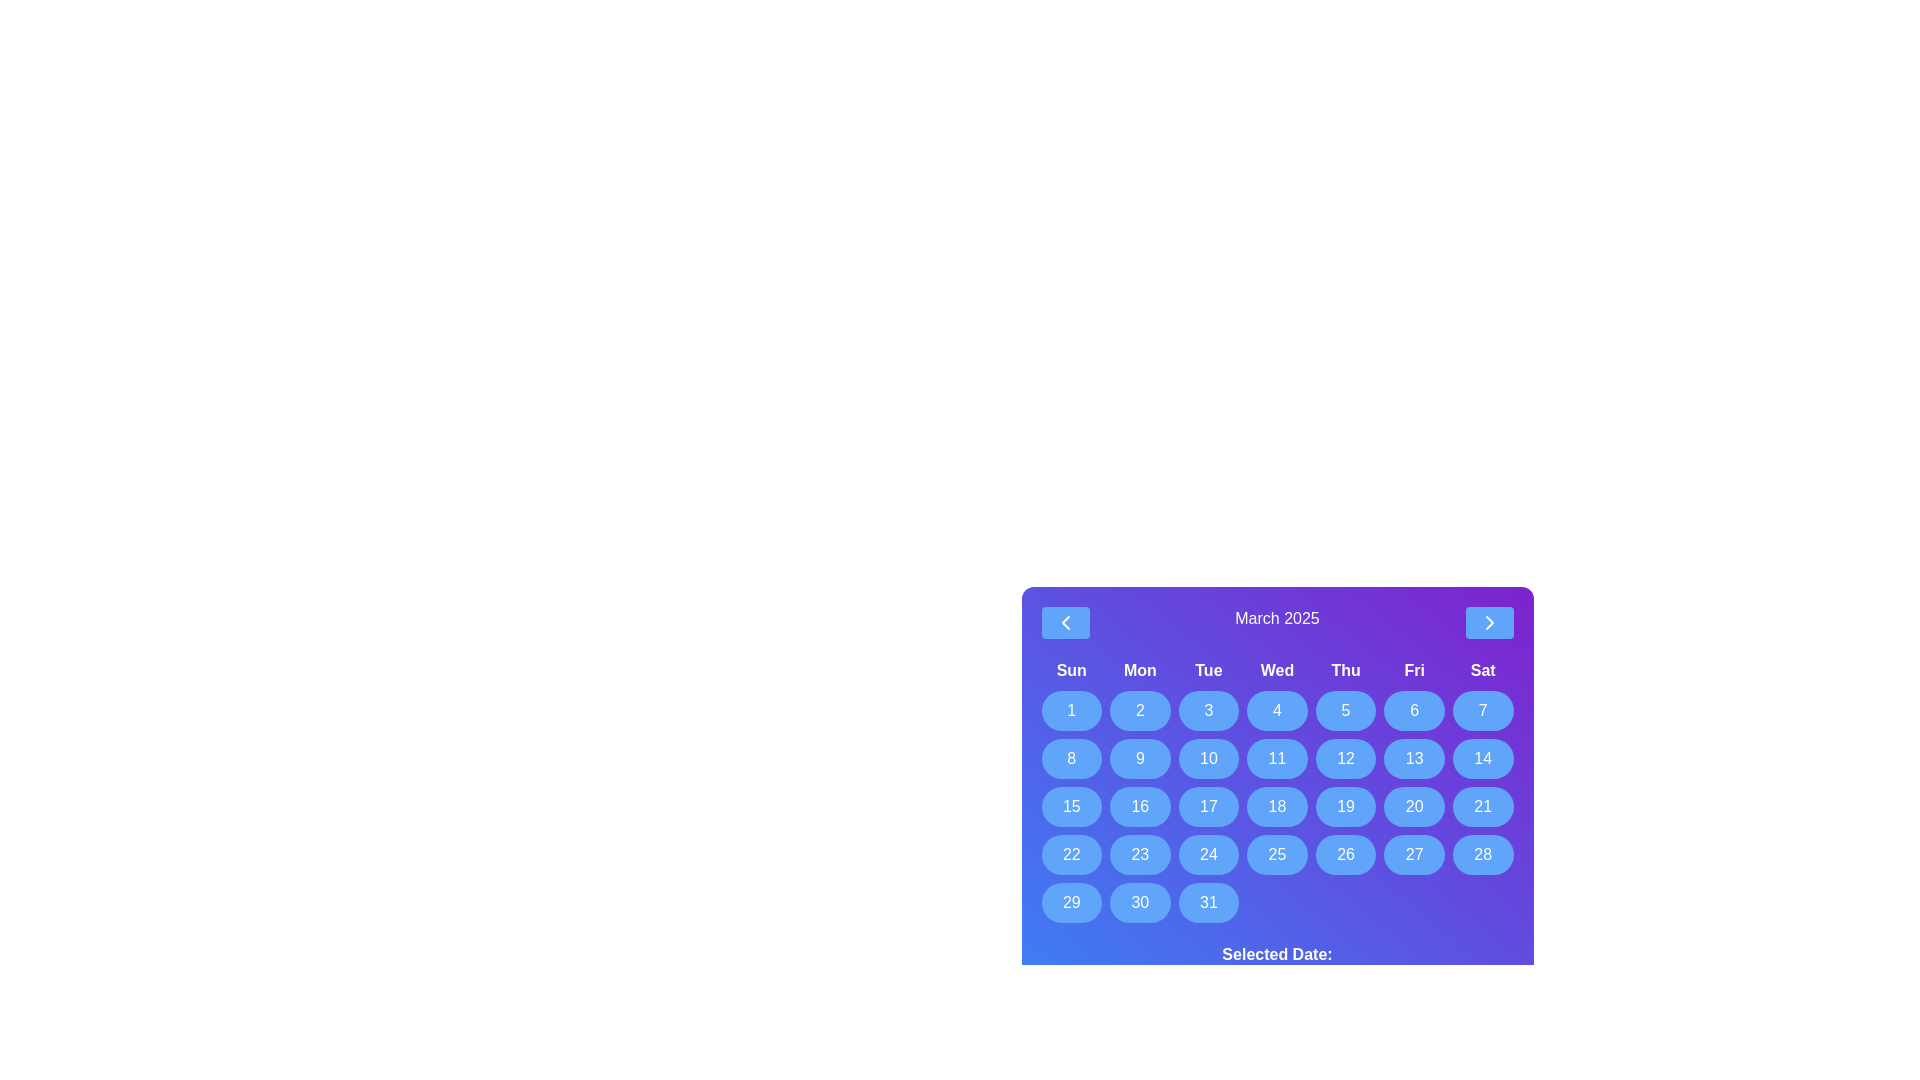 This screenshot has width=1920, height=1080. I want to click on the static label indicating 'Saturday' in the calendar header, which is the last element in the sequence of day abbreviations, so click(1483, 671).